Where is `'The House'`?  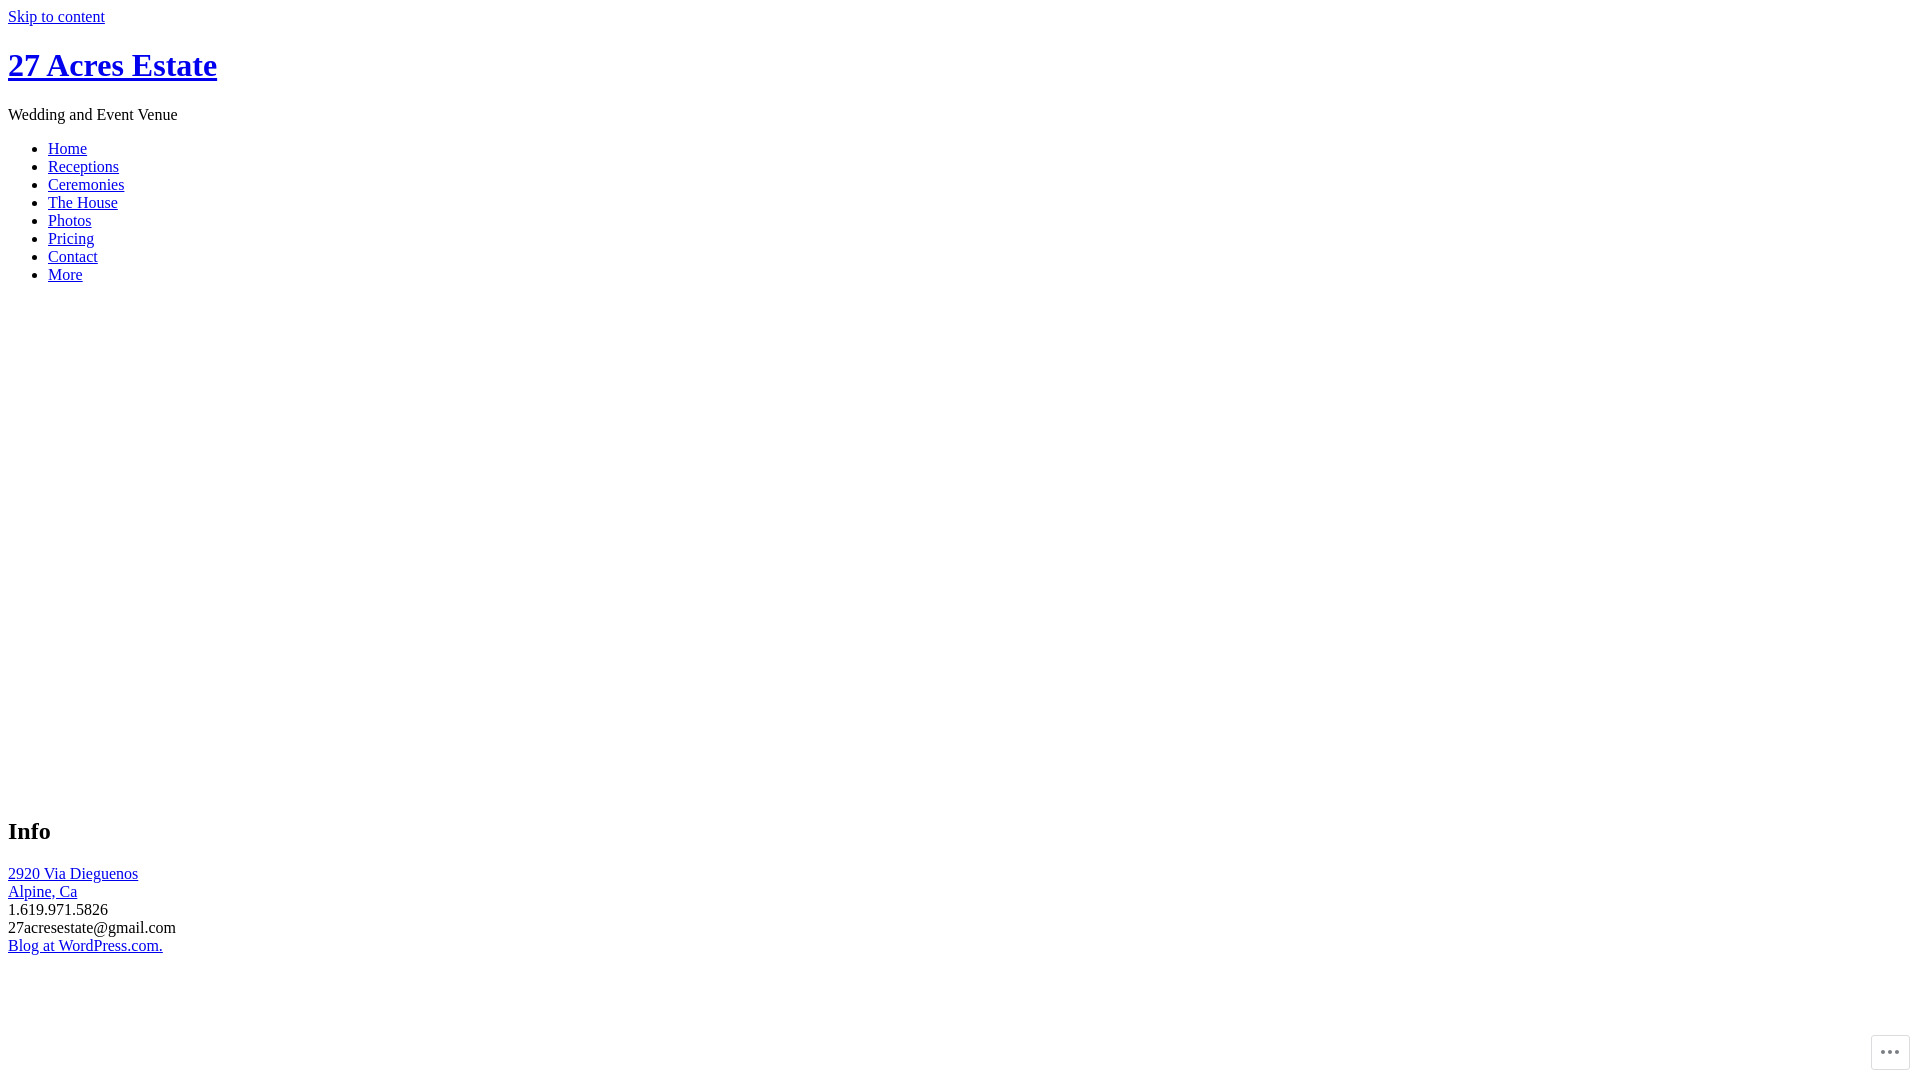 'The House' is located at coordinates (48, 202).